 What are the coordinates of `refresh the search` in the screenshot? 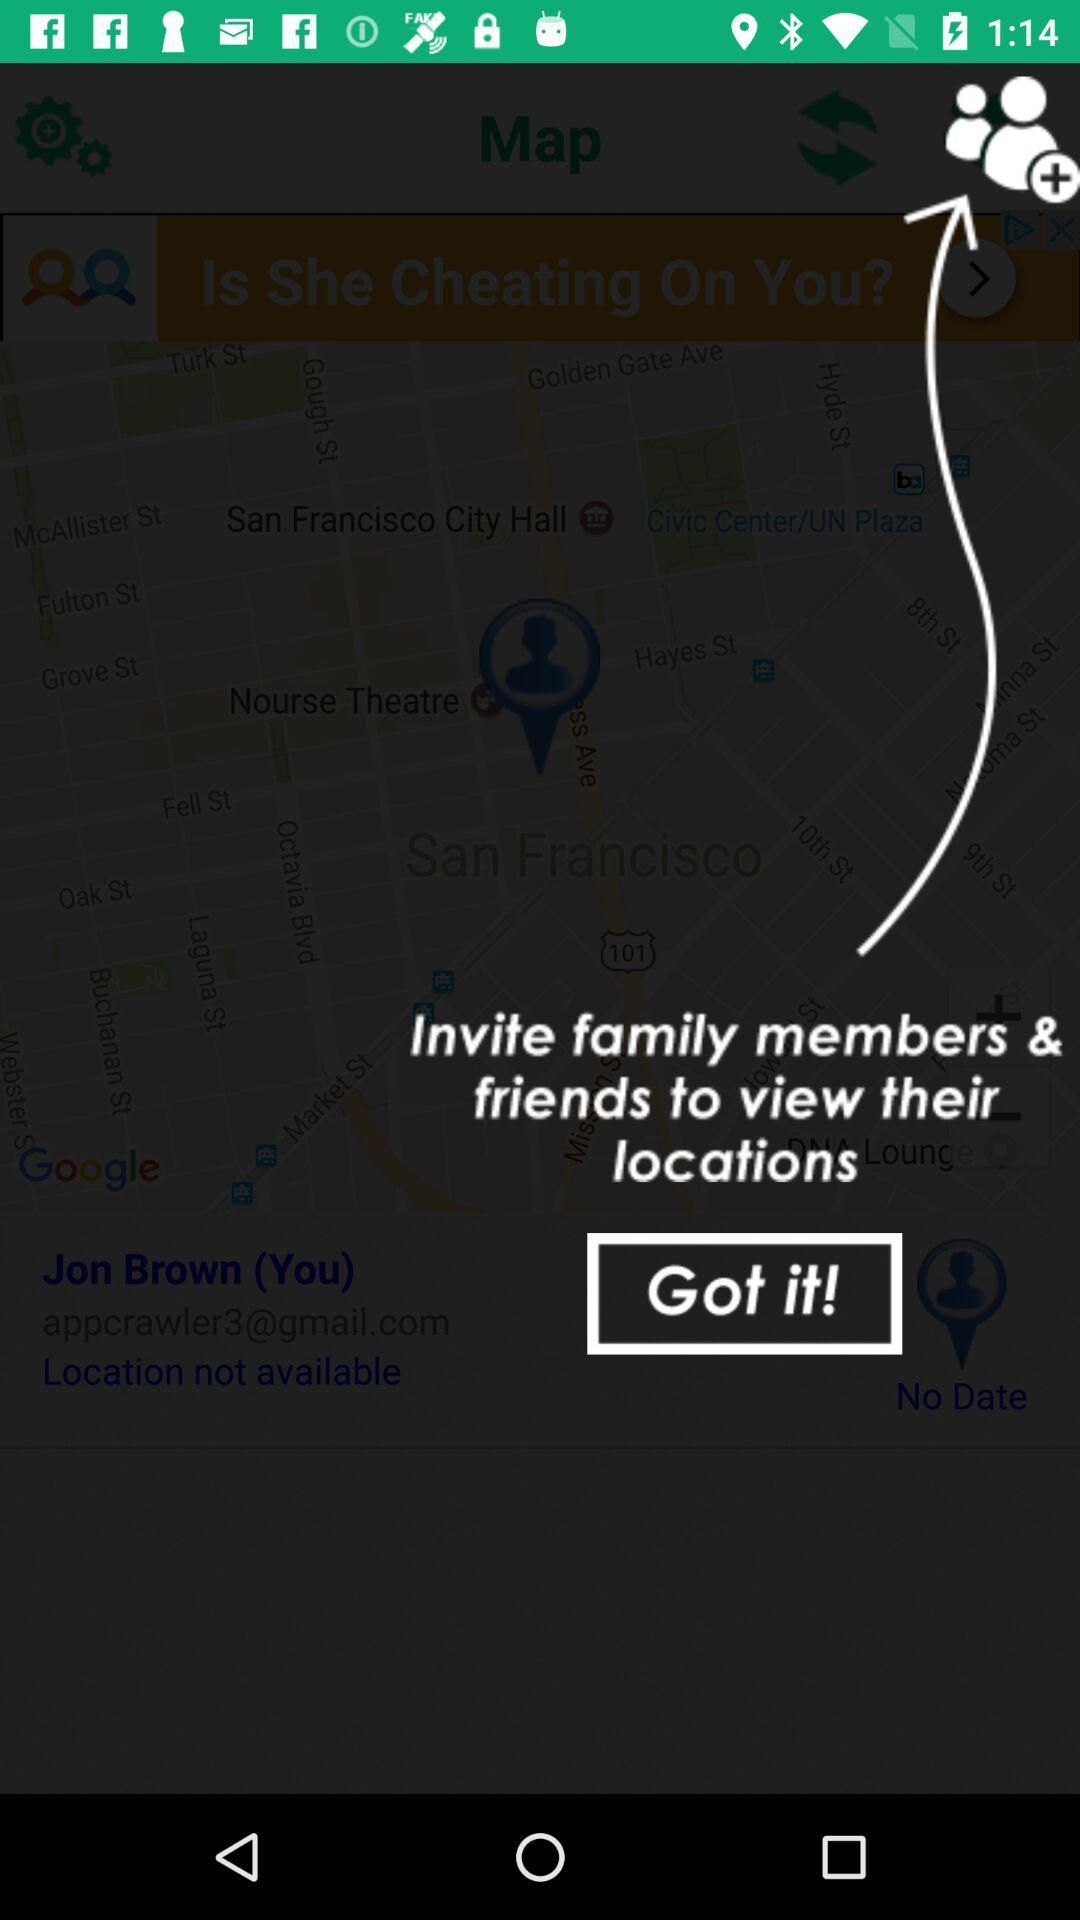 It's located at (838, 135).